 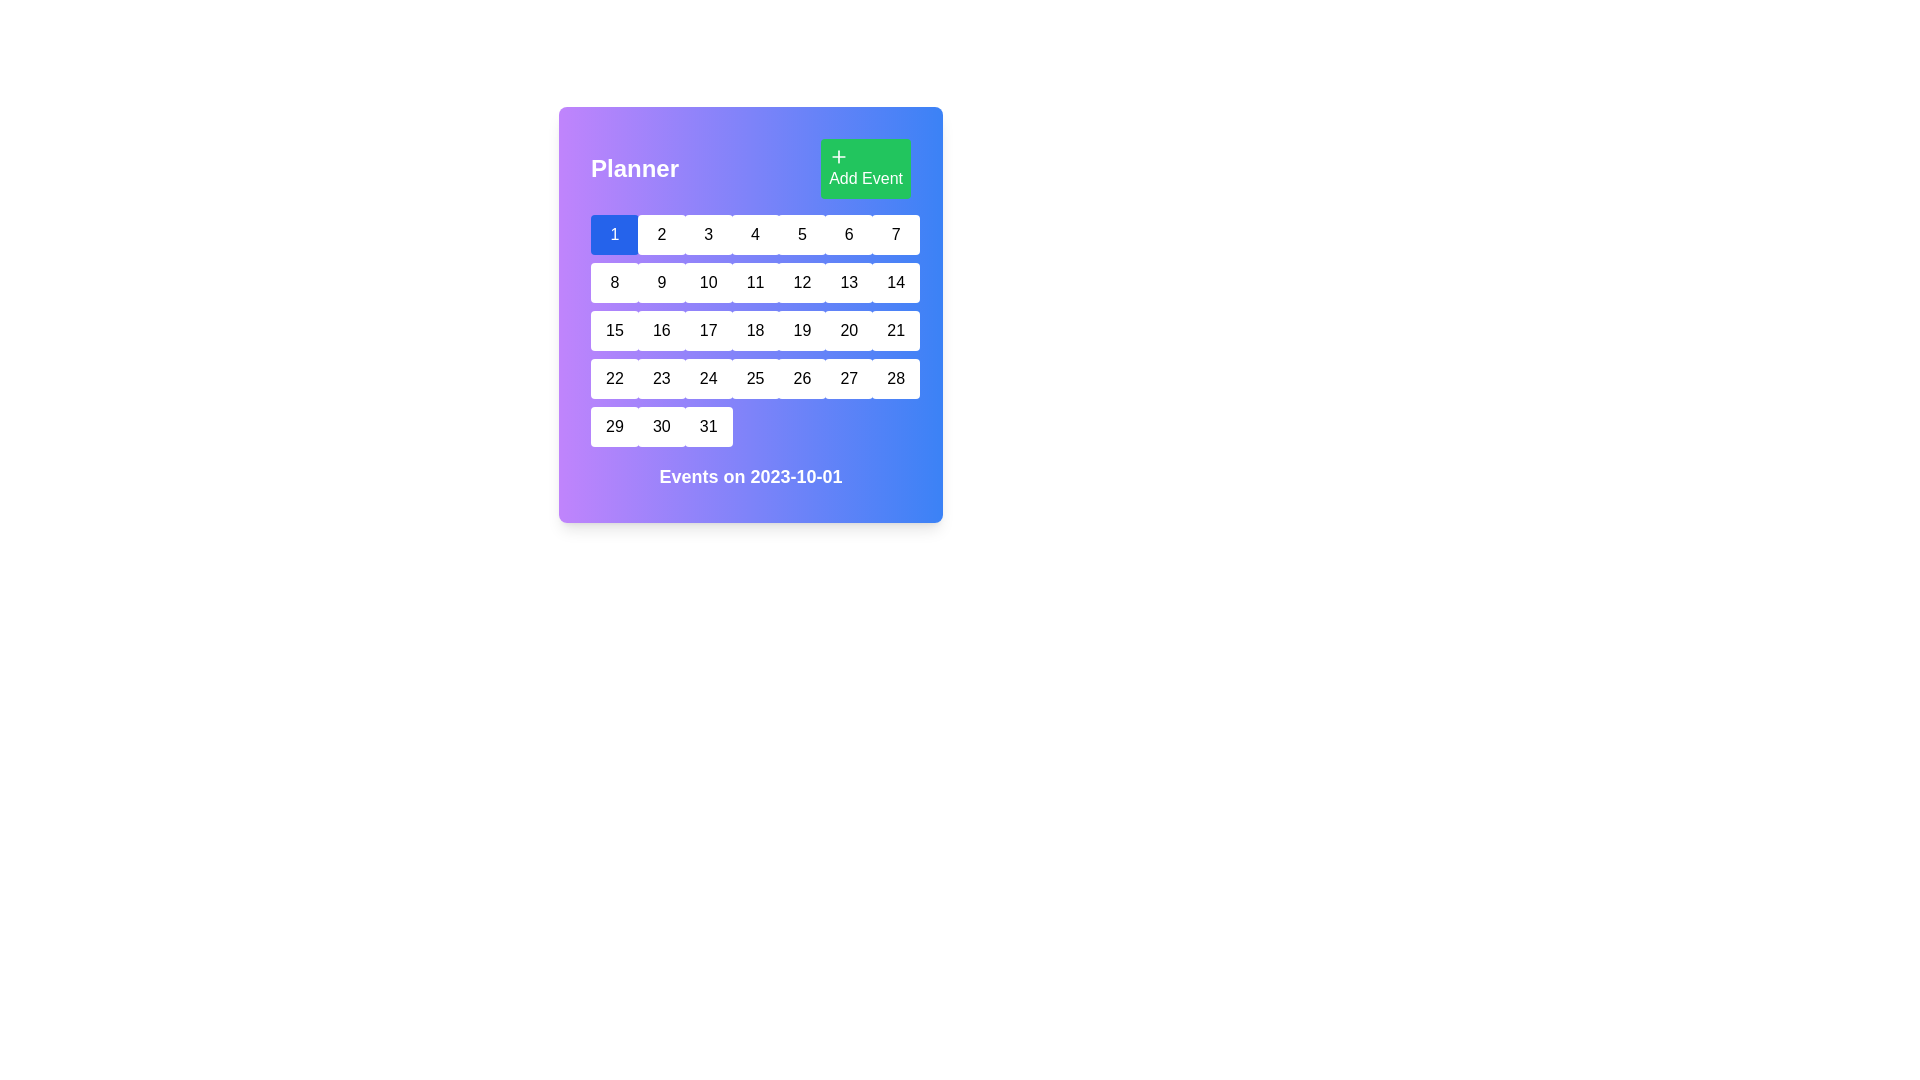 What do you see at coordinates (849, 378) in the screenshot?
I see `the button to select the date '27' in the calendar grid` at bounding box center [849, 378].